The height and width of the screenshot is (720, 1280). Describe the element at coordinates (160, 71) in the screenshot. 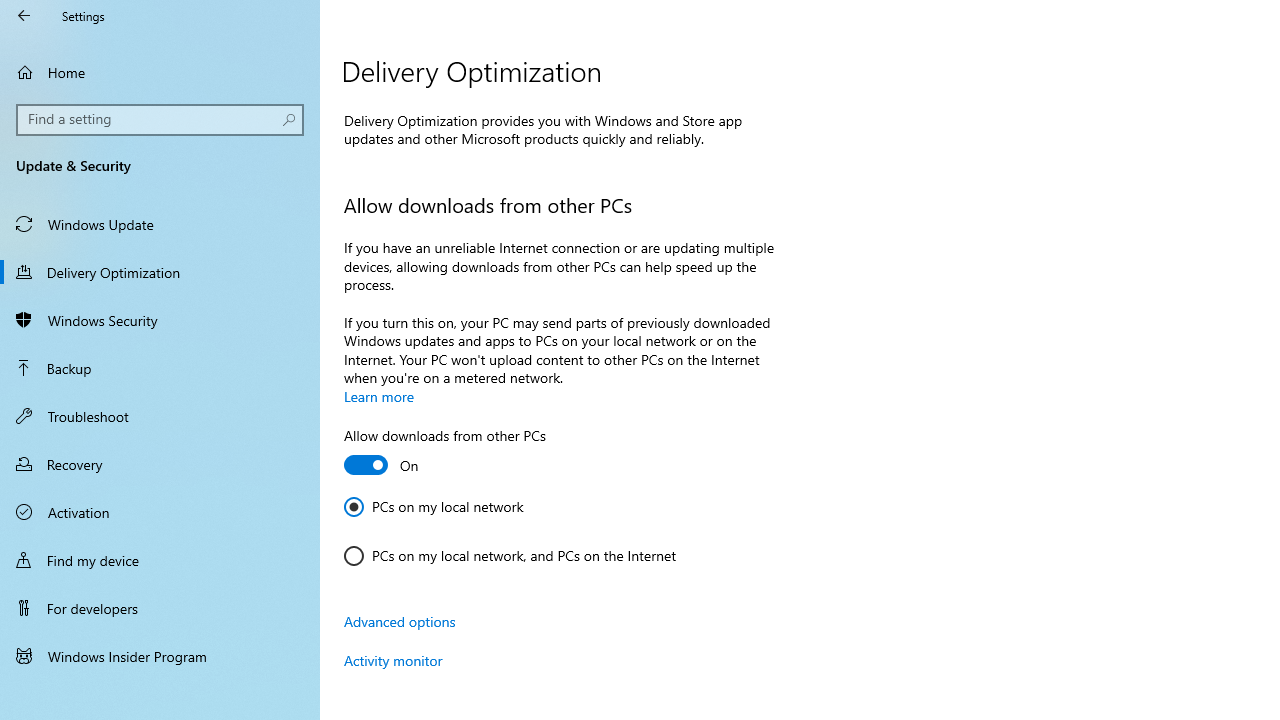

I see `'Home'` at that location.